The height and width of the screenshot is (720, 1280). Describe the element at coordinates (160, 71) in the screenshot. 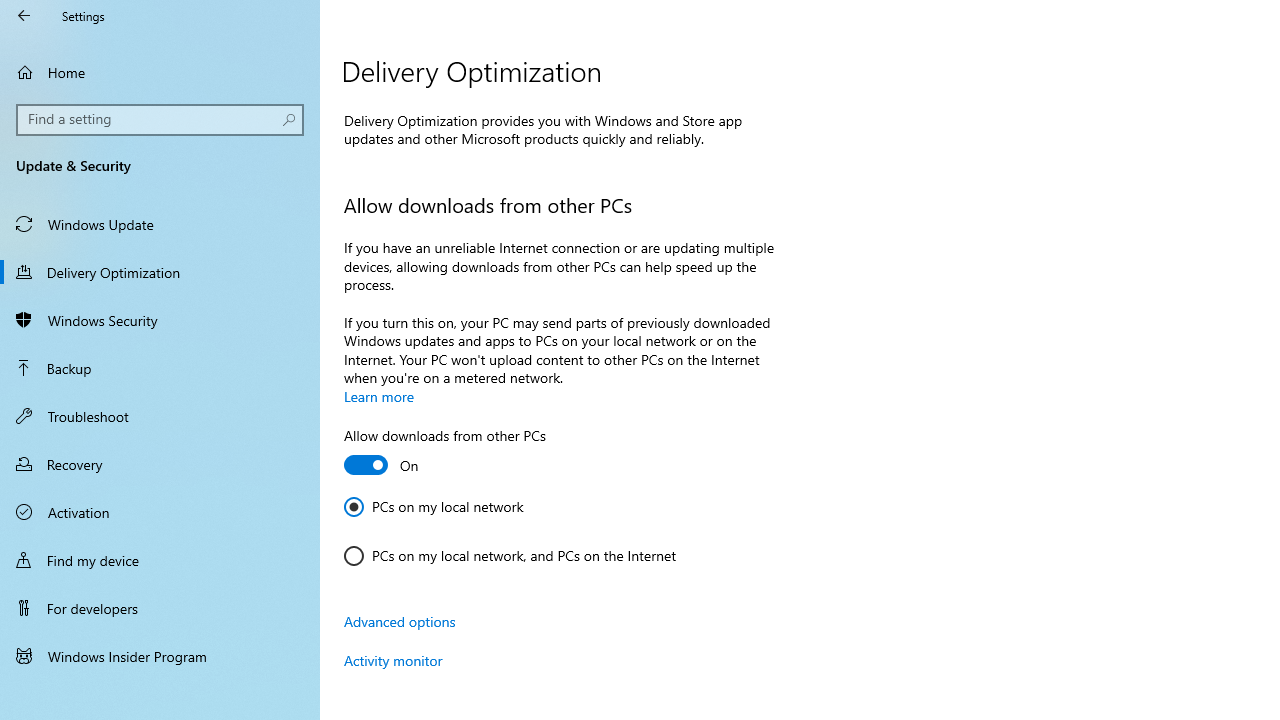

I see `'Home'` at that location.